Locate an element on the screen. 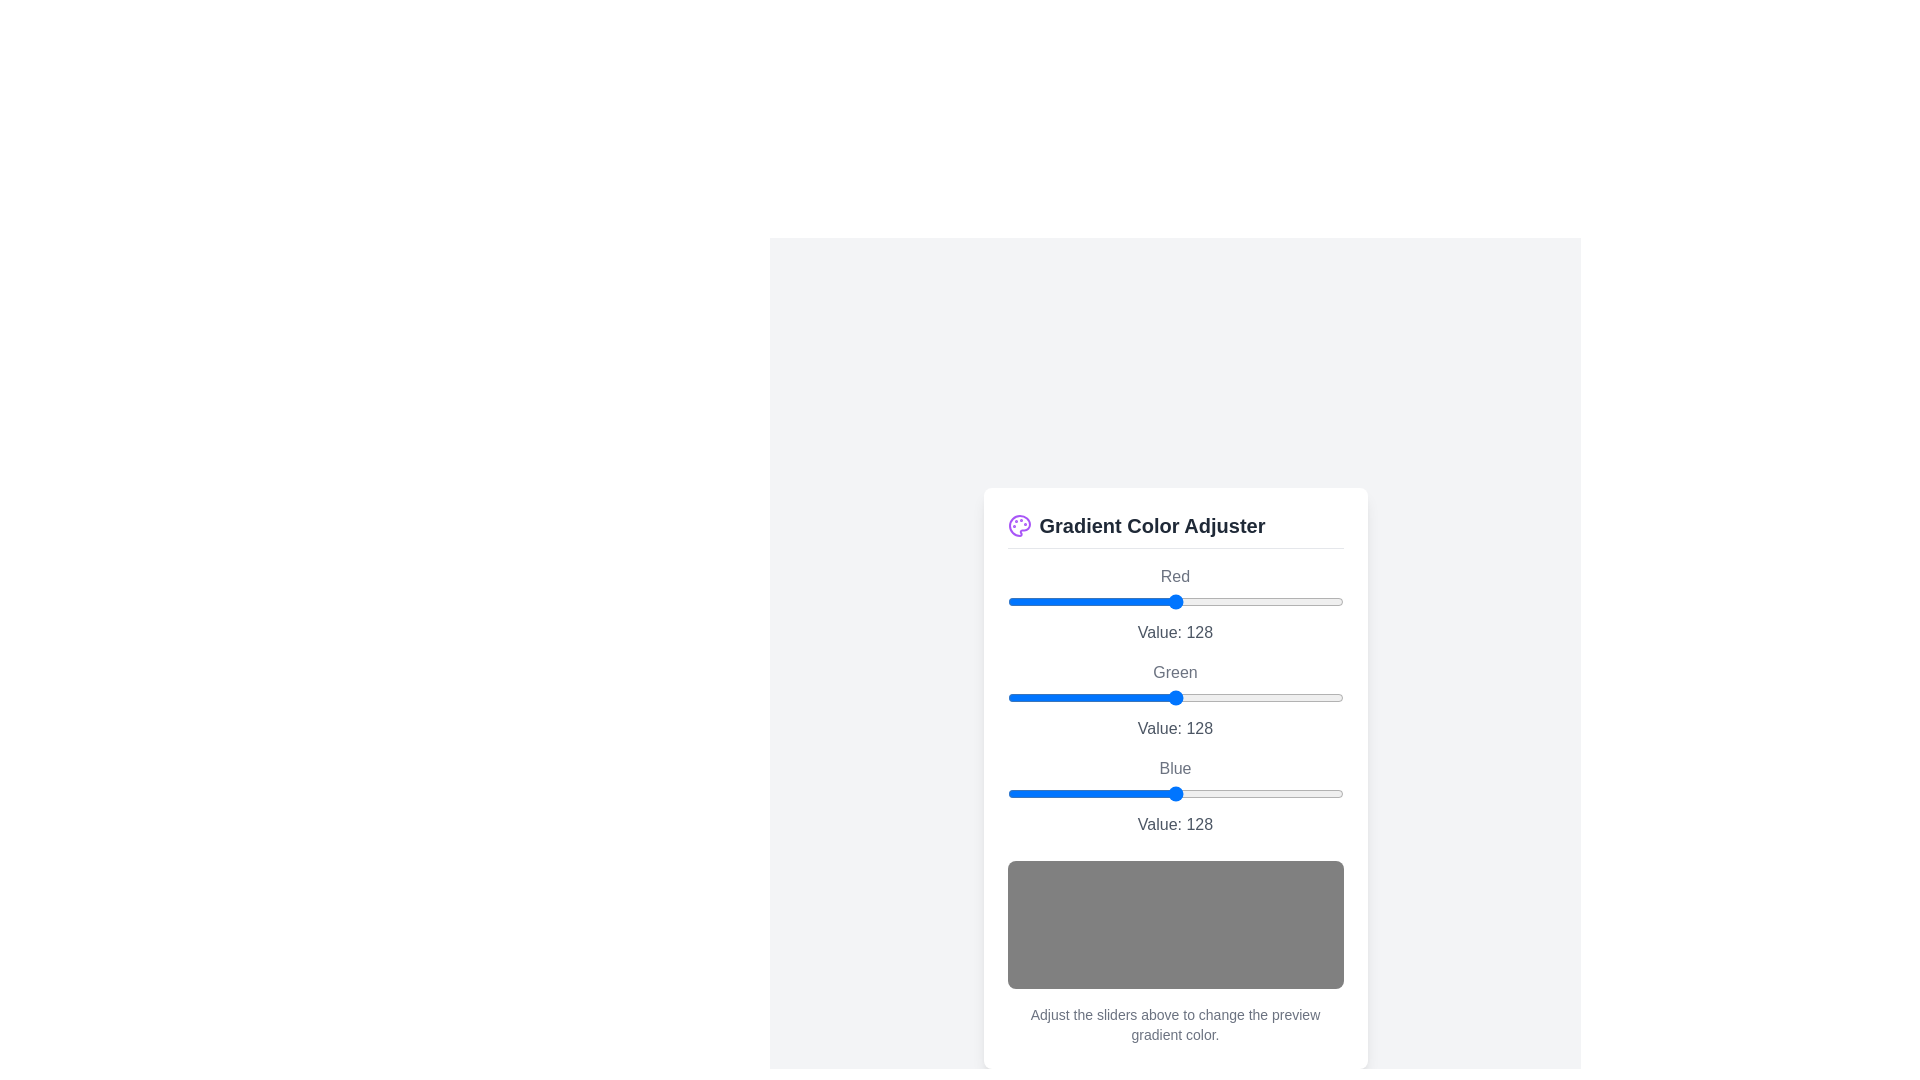  the green slider to 91 is located at coordinates (1127, 696).